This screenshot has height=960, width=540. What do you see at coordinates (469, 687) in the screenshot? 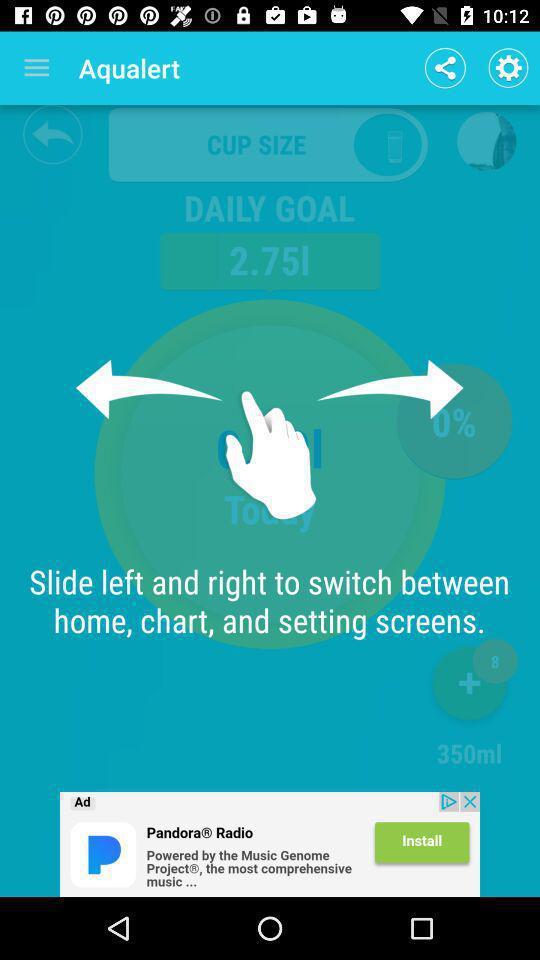
I see `the add icon` at bounding box center [469, 687].